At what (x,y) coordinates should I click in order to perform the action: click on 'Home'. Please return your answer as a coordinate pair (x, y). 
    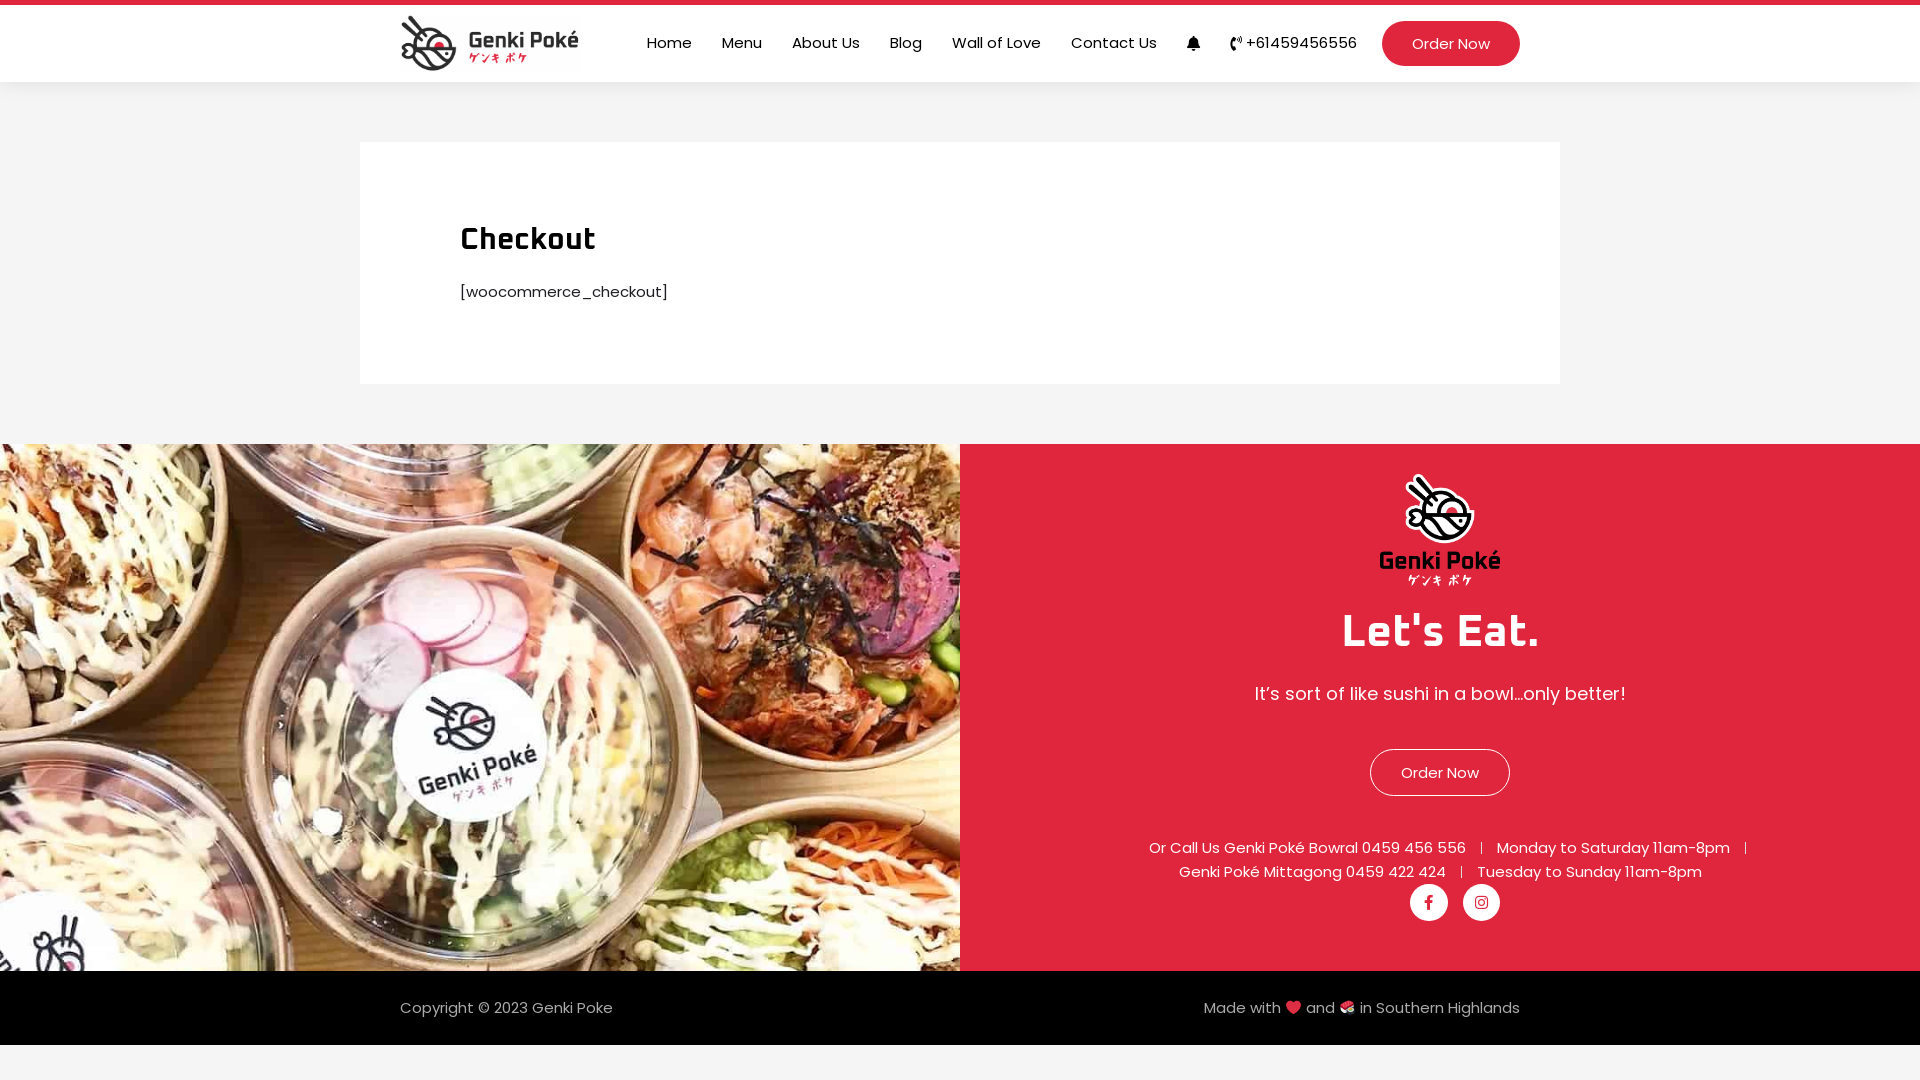
    Looking at the image, I should click on (669, 42).